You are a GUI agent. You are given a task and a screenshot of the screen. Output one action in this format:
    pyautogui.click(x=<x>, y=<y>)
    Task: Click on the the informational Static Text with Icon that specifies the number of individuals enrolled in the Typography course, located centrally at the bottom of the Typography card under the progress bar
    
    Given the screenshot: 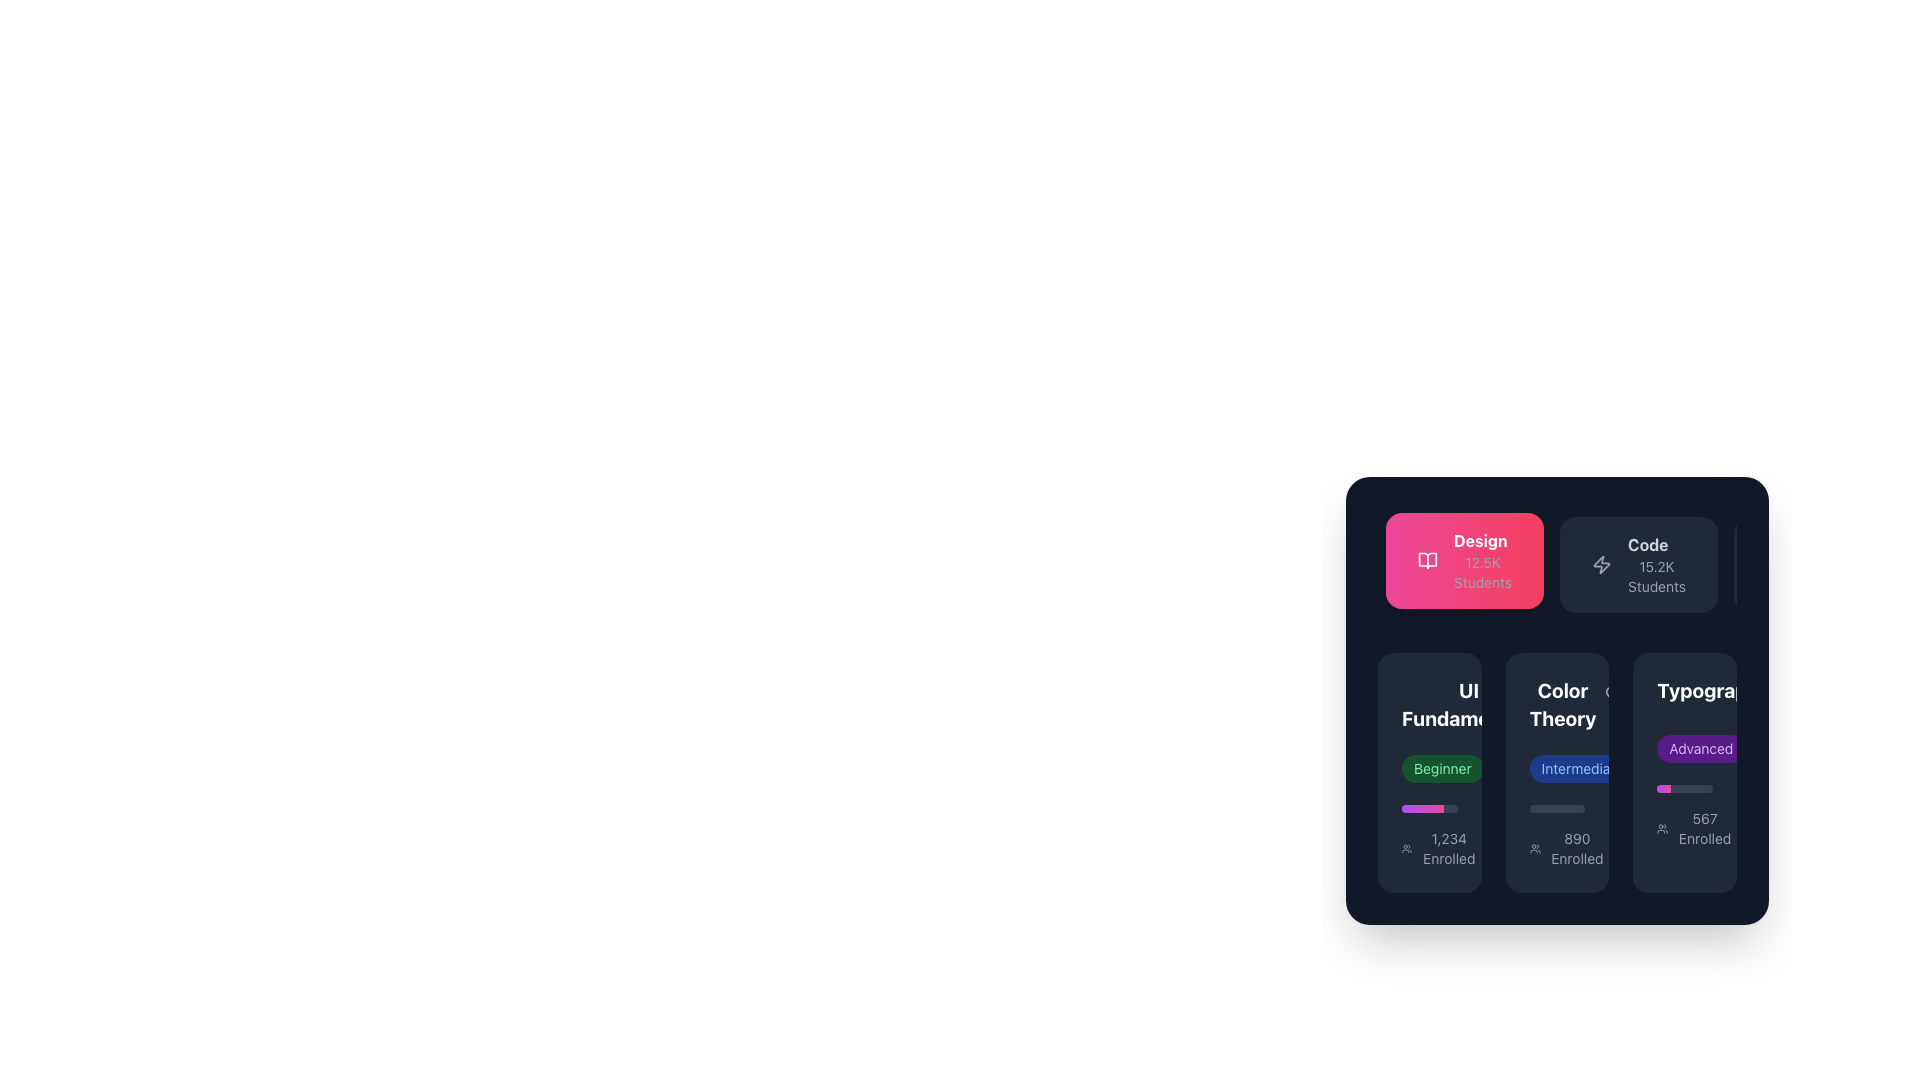 What is the action you would take?
    pyautogui.click(x=1694, y=829)
    